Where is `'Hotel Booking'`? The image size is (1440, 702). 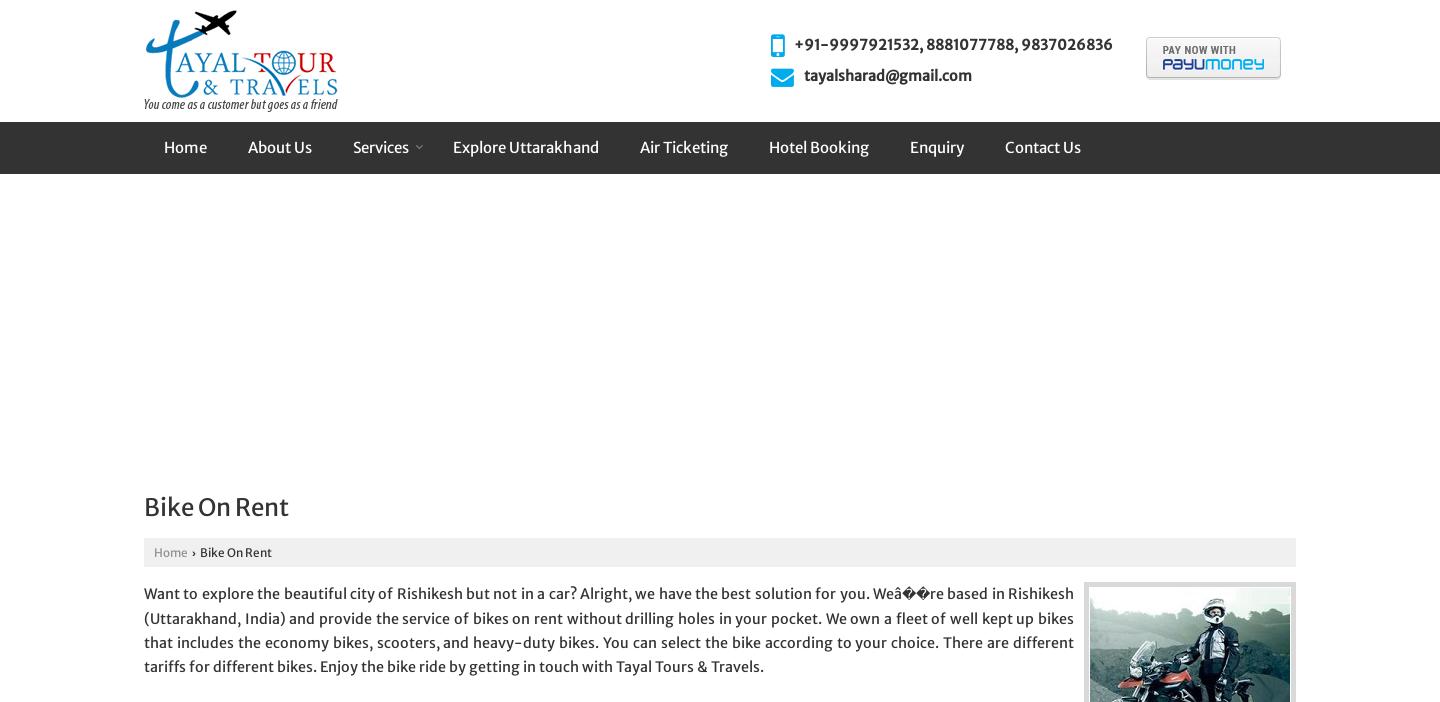 'Hotel Booking' is located at coordinates (818, 146).